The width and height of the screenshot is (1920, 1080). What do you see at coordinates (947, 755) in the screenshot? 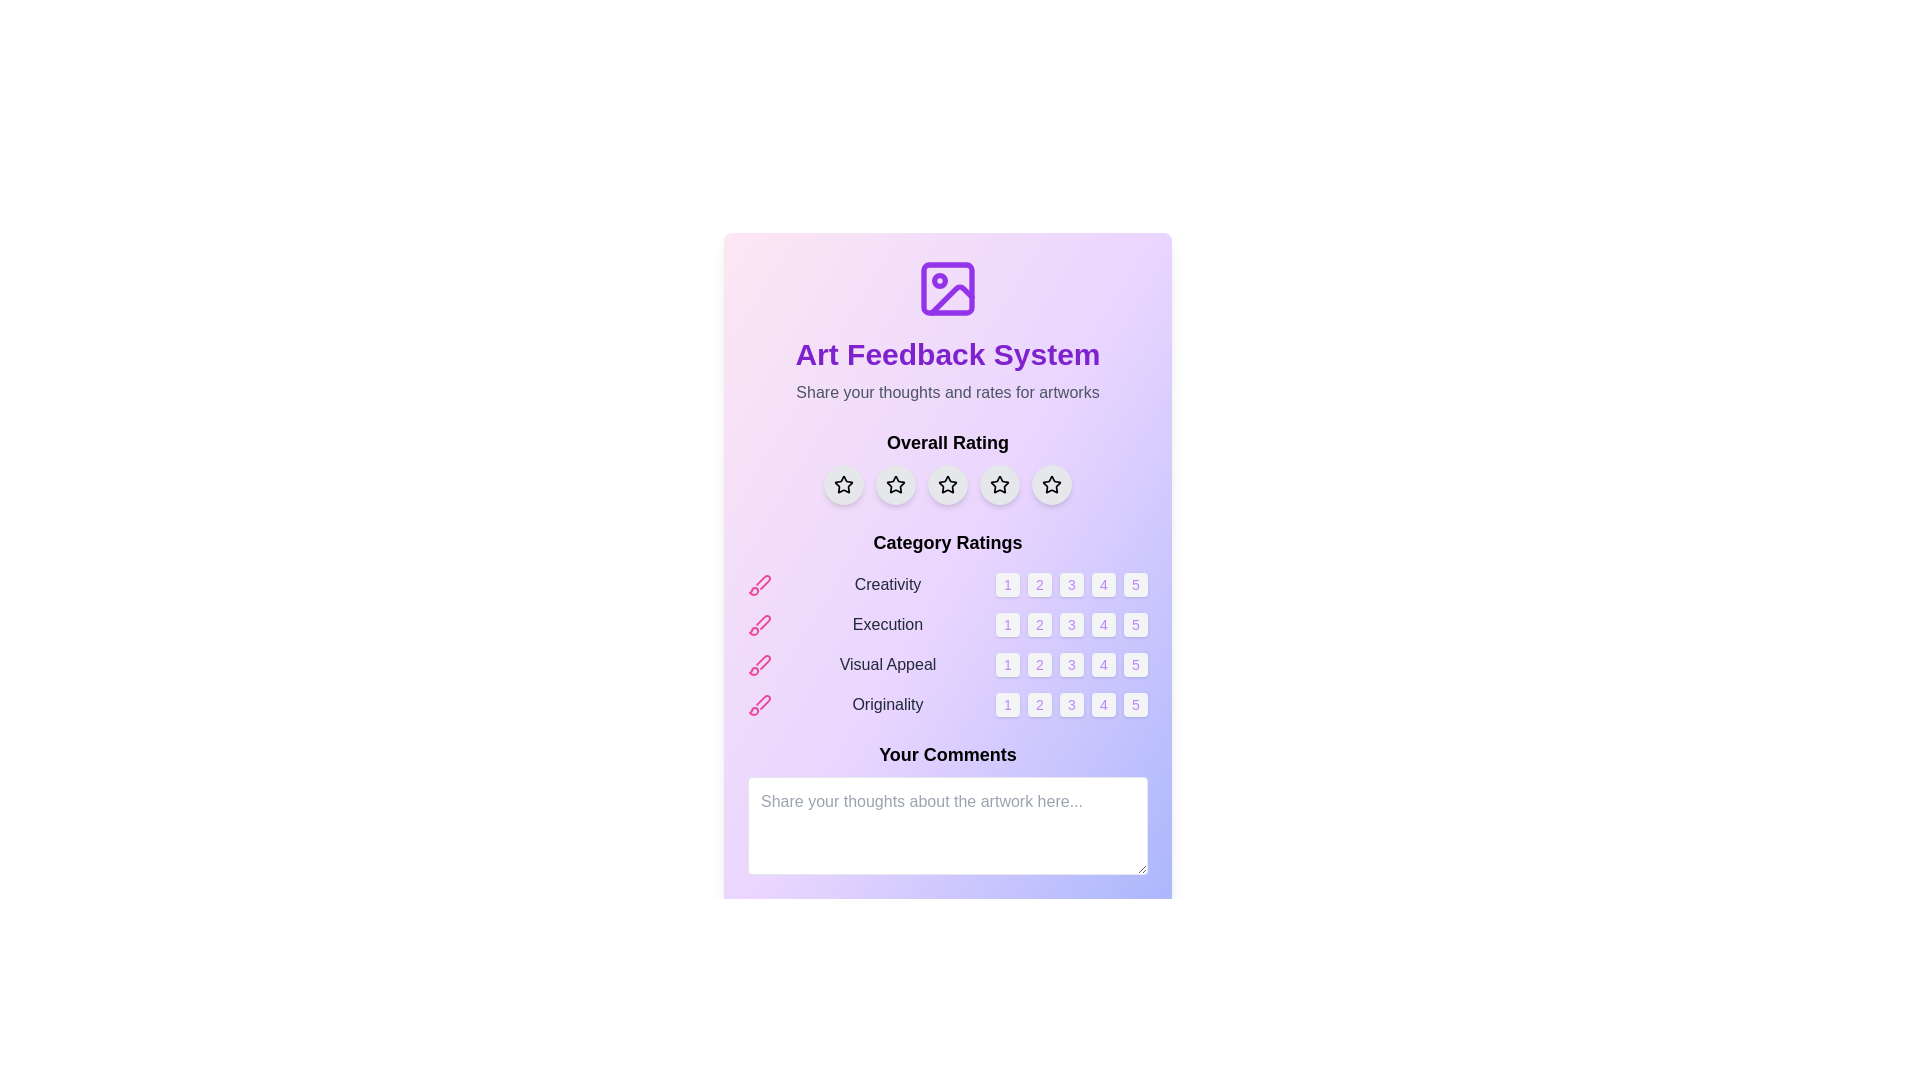
I see `the 'Your Comments' static text label, which is styled in bold and large typography, located above the comment input field` at bounding box center [947, 755].